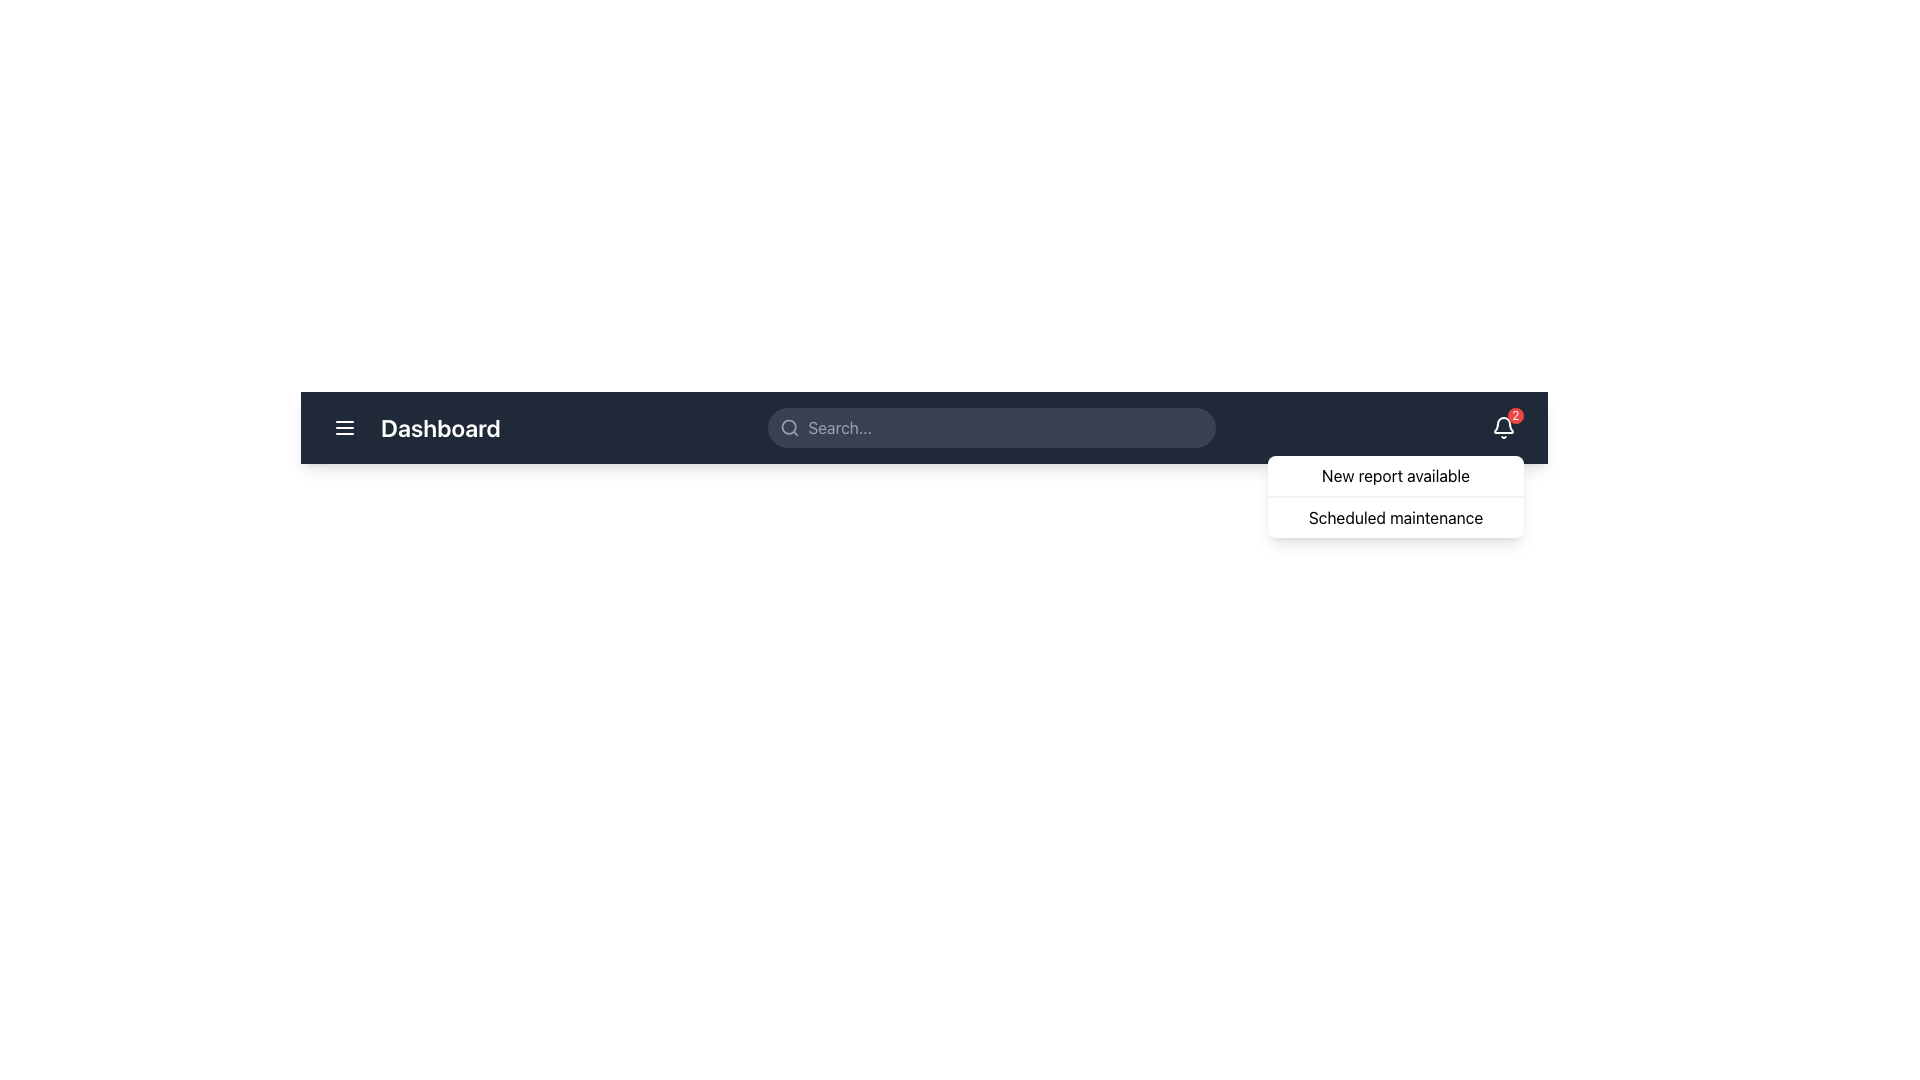 The image size is (1920, 1080). Describe the element at coordinates (1503, 427) in the screenshot. I see `the notification bell icon with badge located at the far right of the top navigation bar` at that location.